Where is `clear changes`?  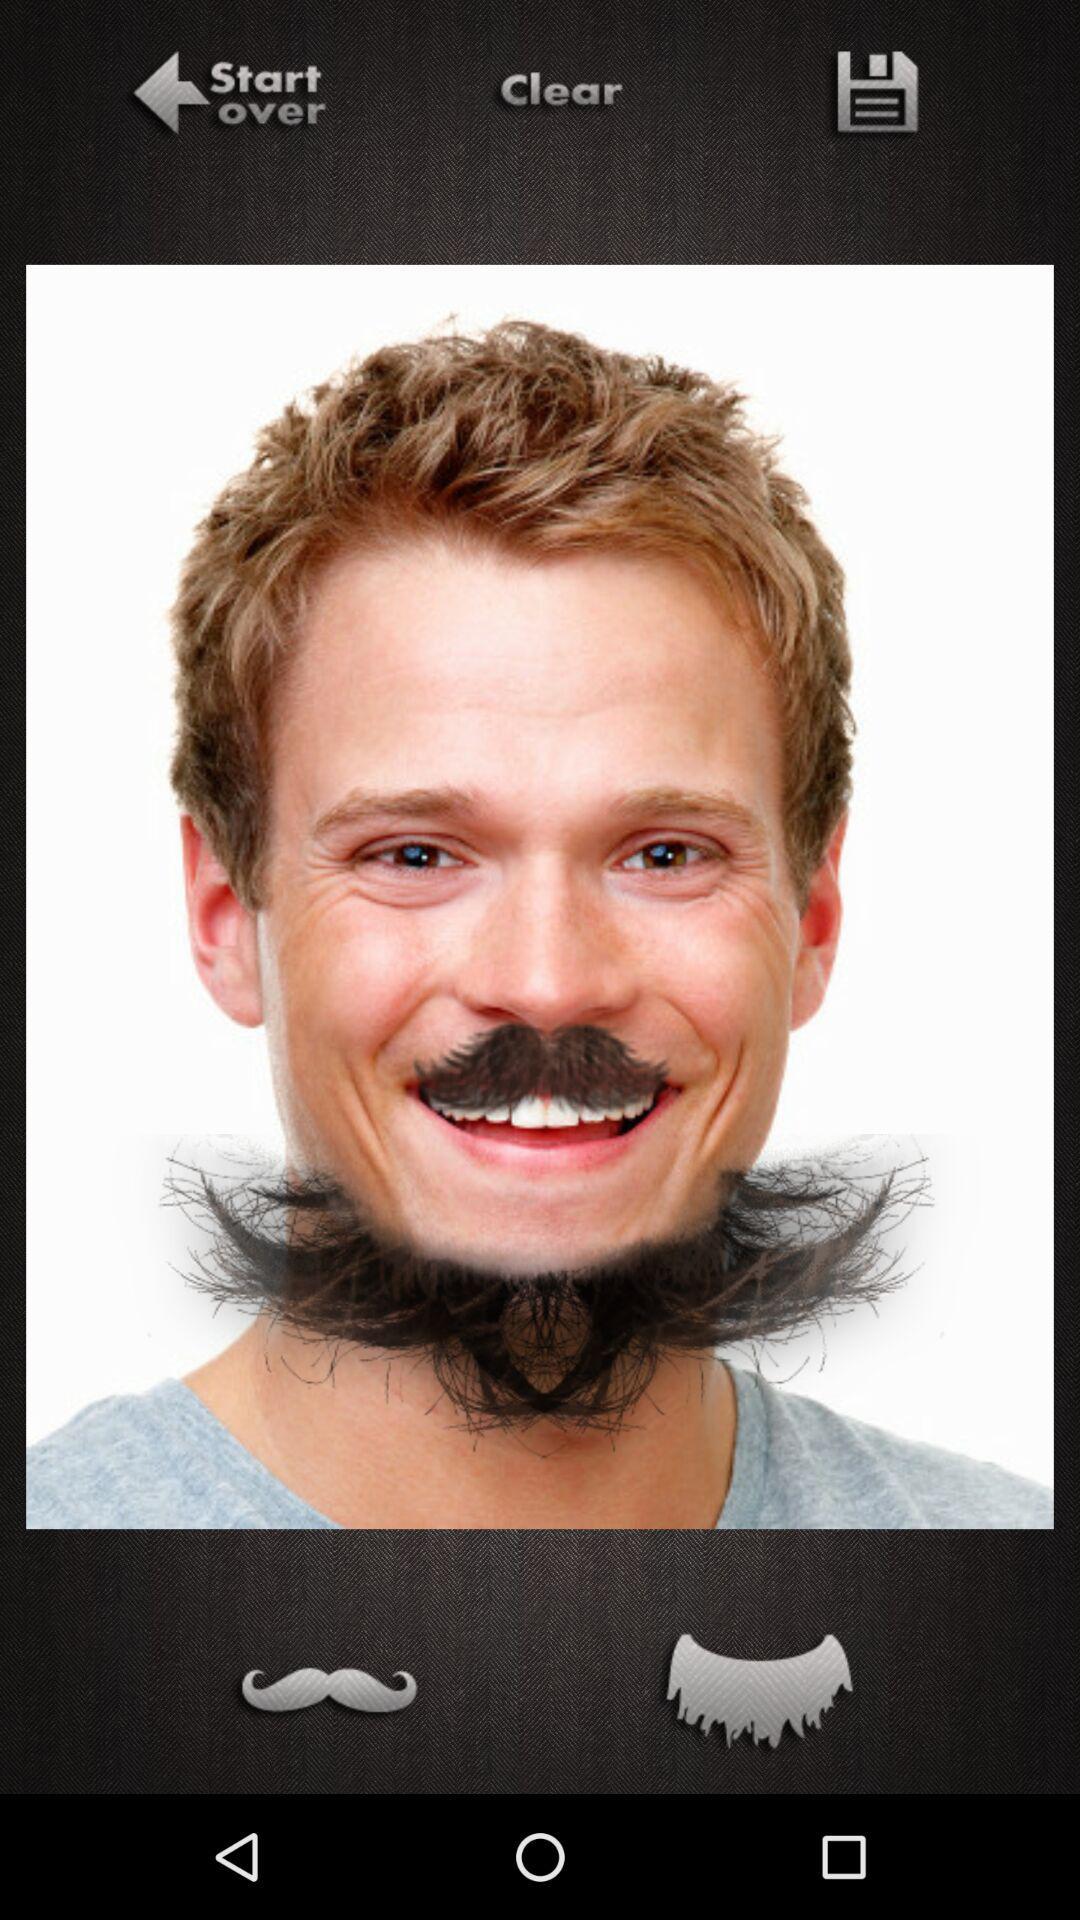
clear changes is located at coordinates (557, 96).